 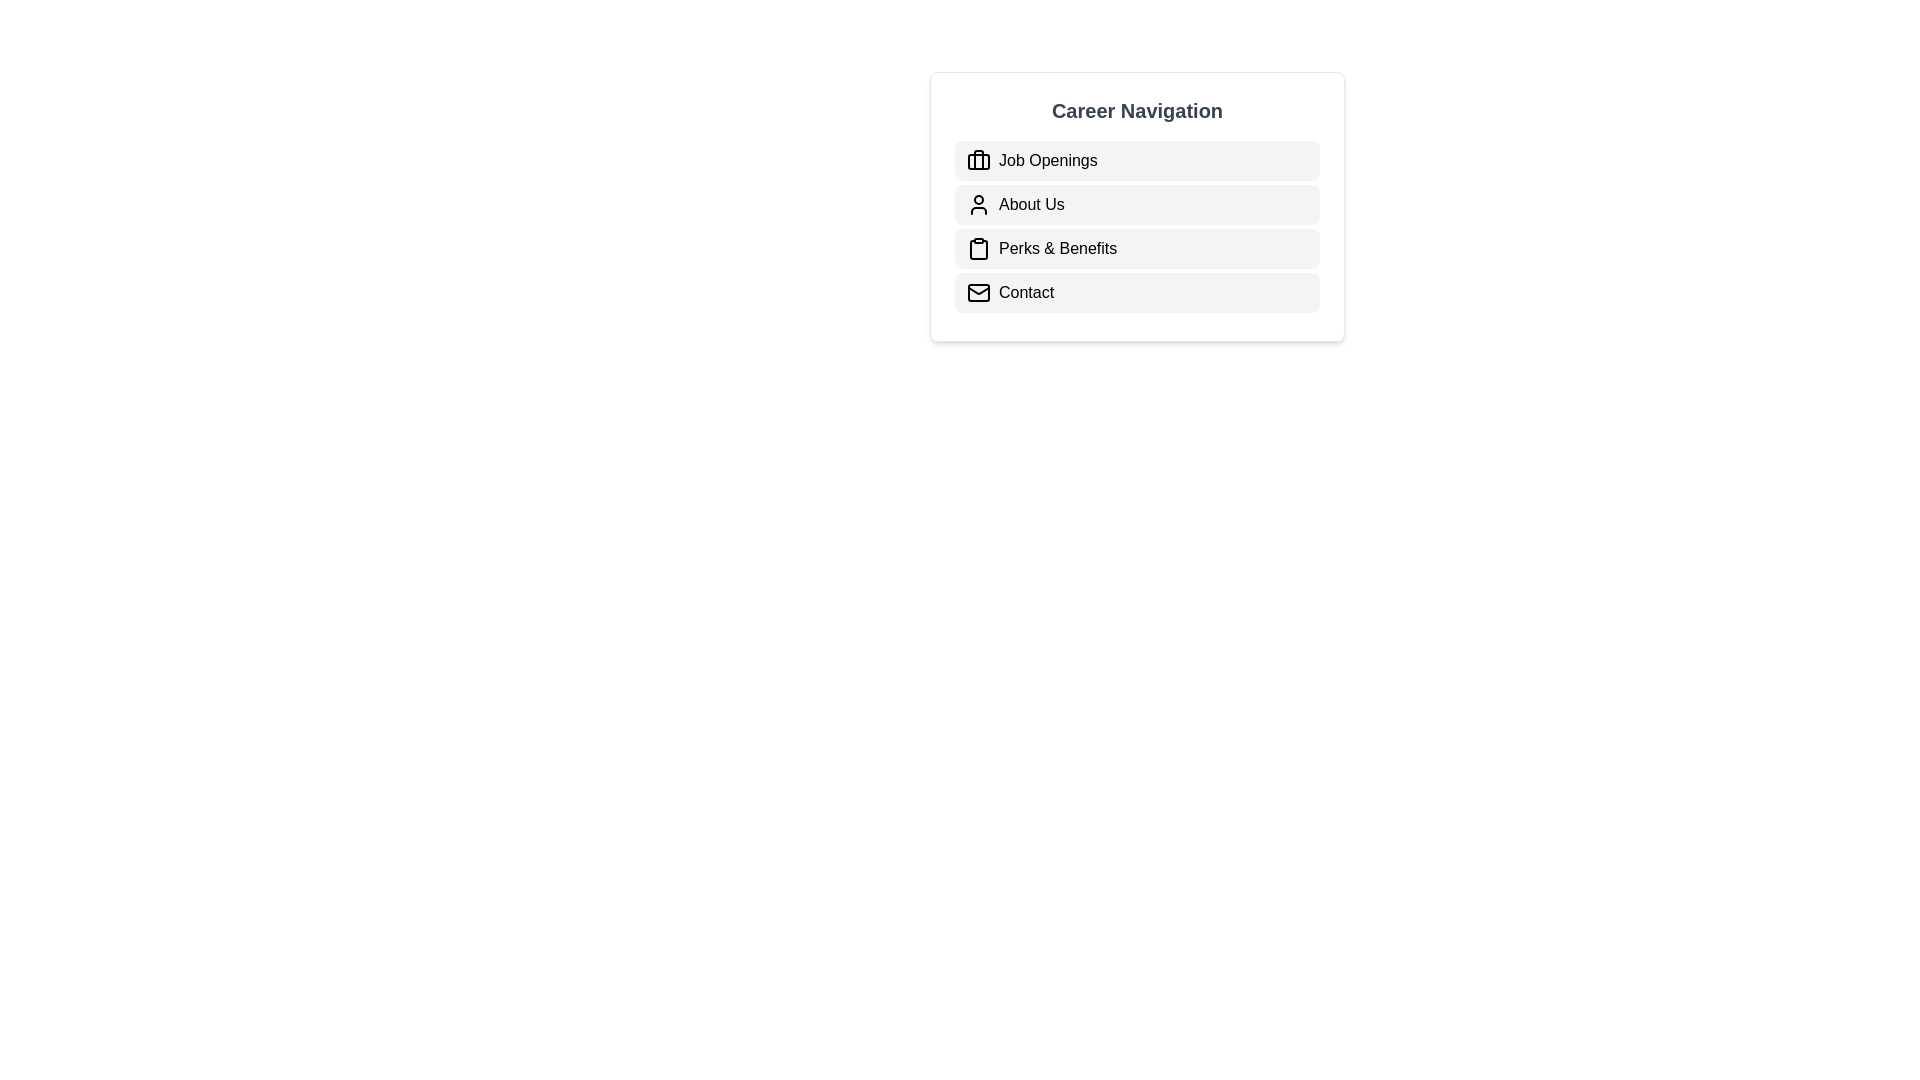 What do you see at coordinates (1137, 204) in the screenshot?
I see `the navigational button located below 'Job Openings' and above 'Perks & Benefits'` at bounding box center [1137, 204].